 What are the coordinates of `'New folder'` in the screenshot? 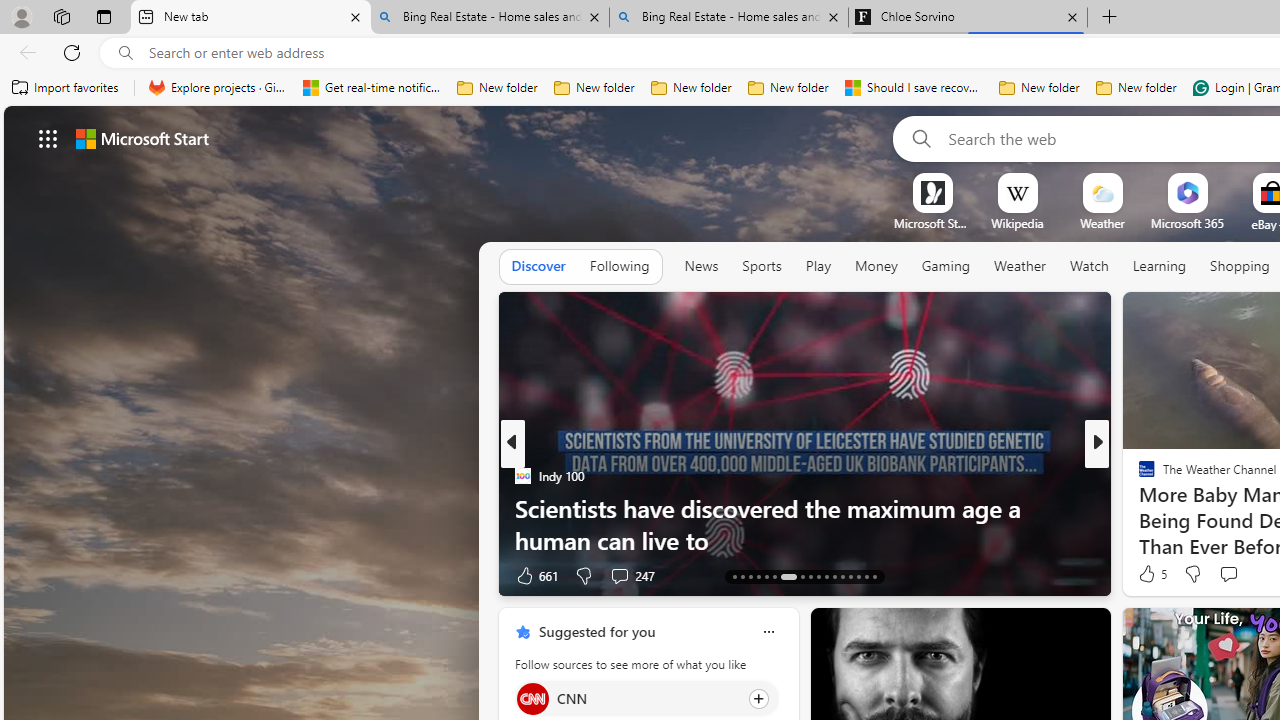 It's located at (1136, 87).